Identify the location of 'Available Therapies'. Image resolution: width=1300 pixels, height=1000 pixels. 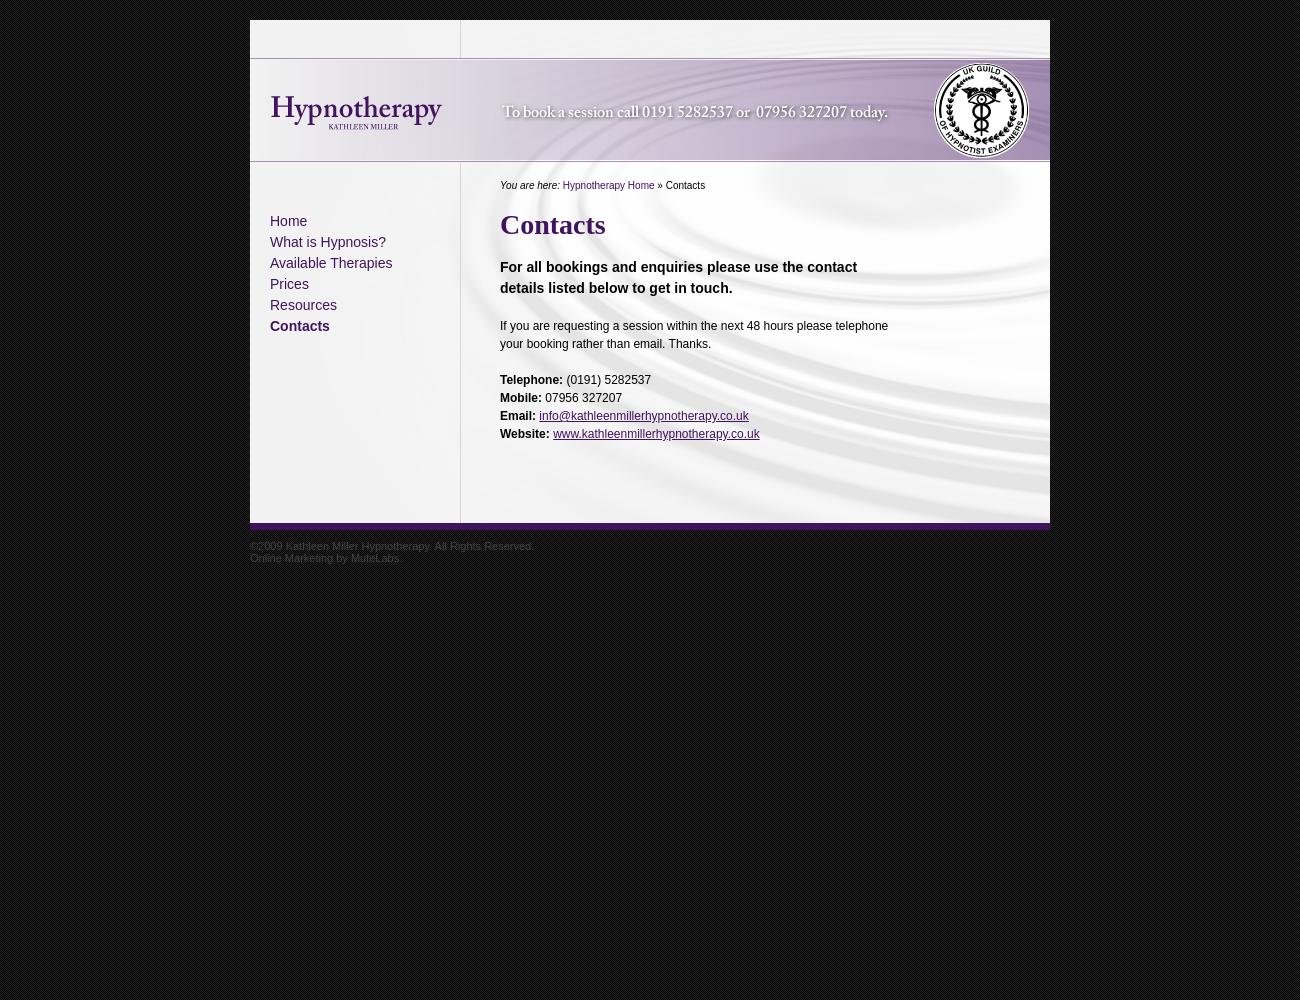
(329, 263).